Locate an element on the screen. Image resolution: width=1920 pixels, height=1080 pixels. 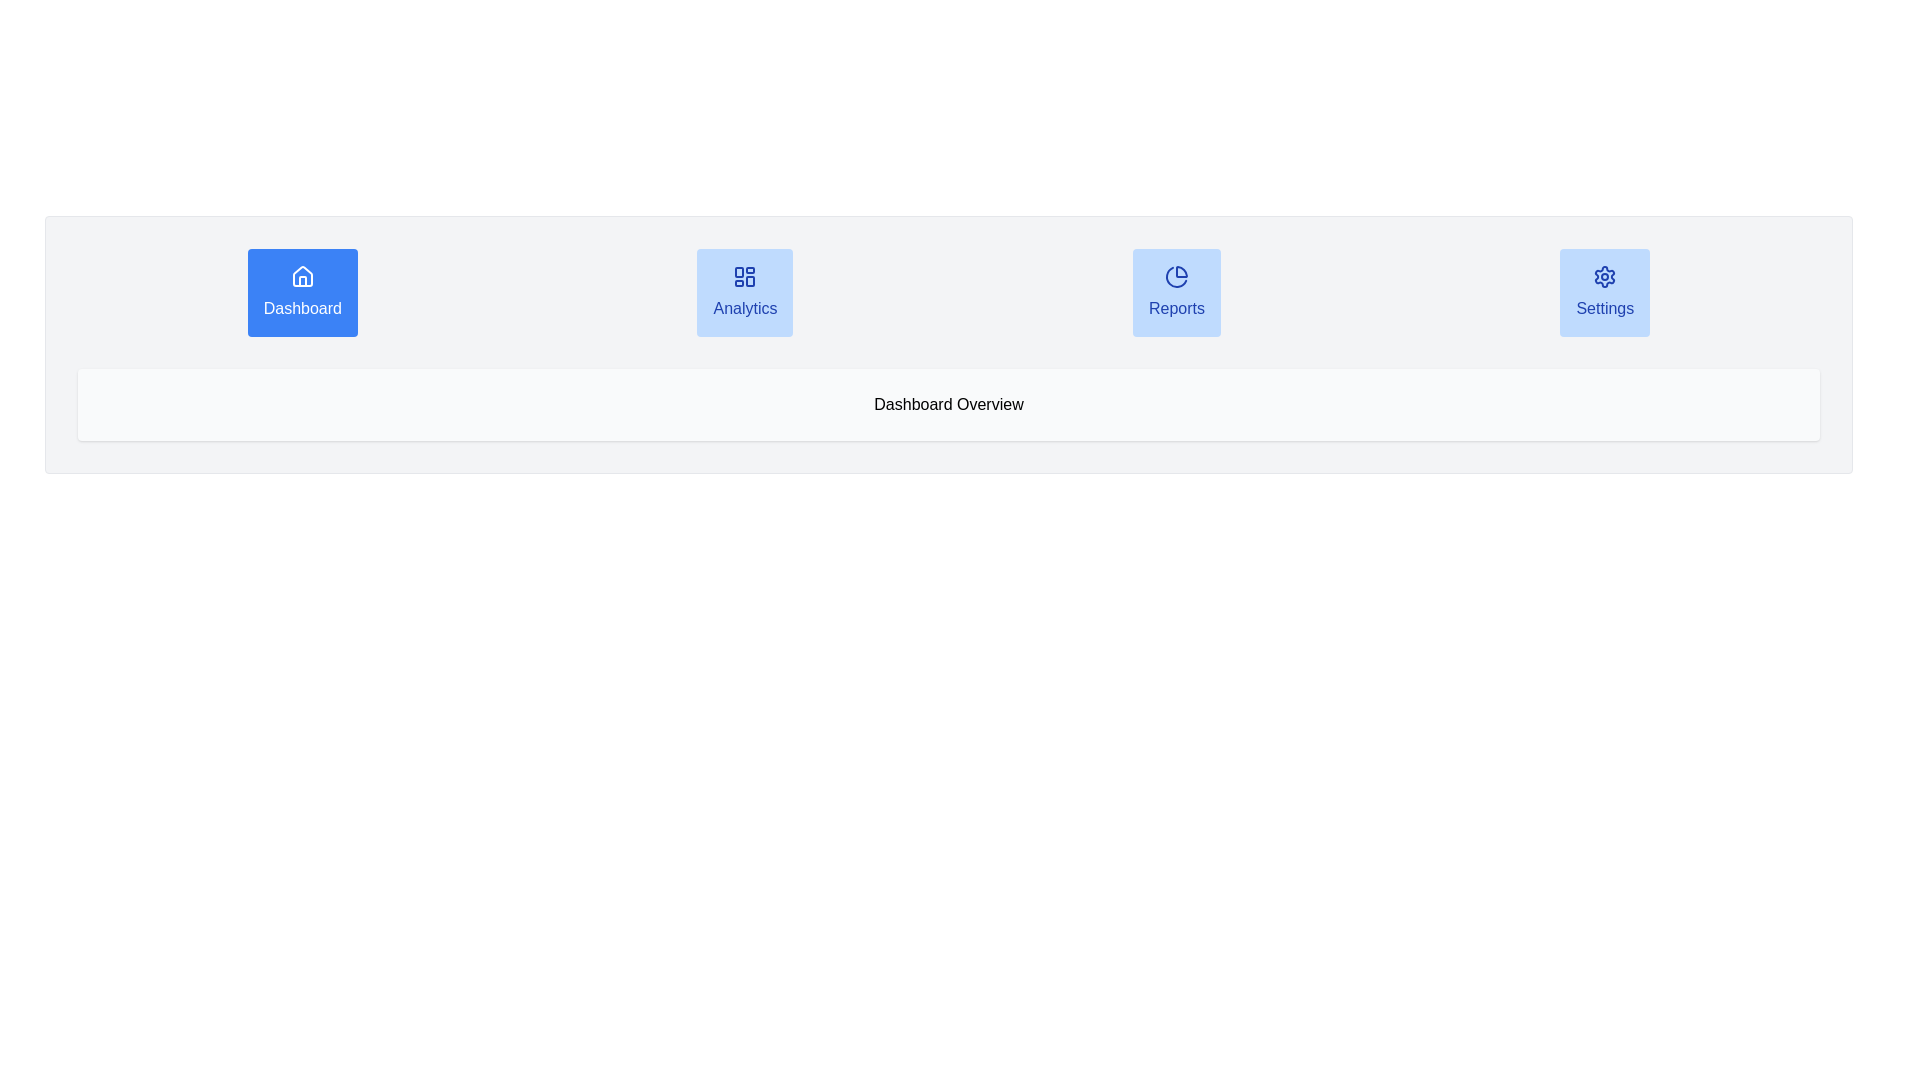
the settings button located at the top-right corner of the interface is located at coordinates (1605, 308).